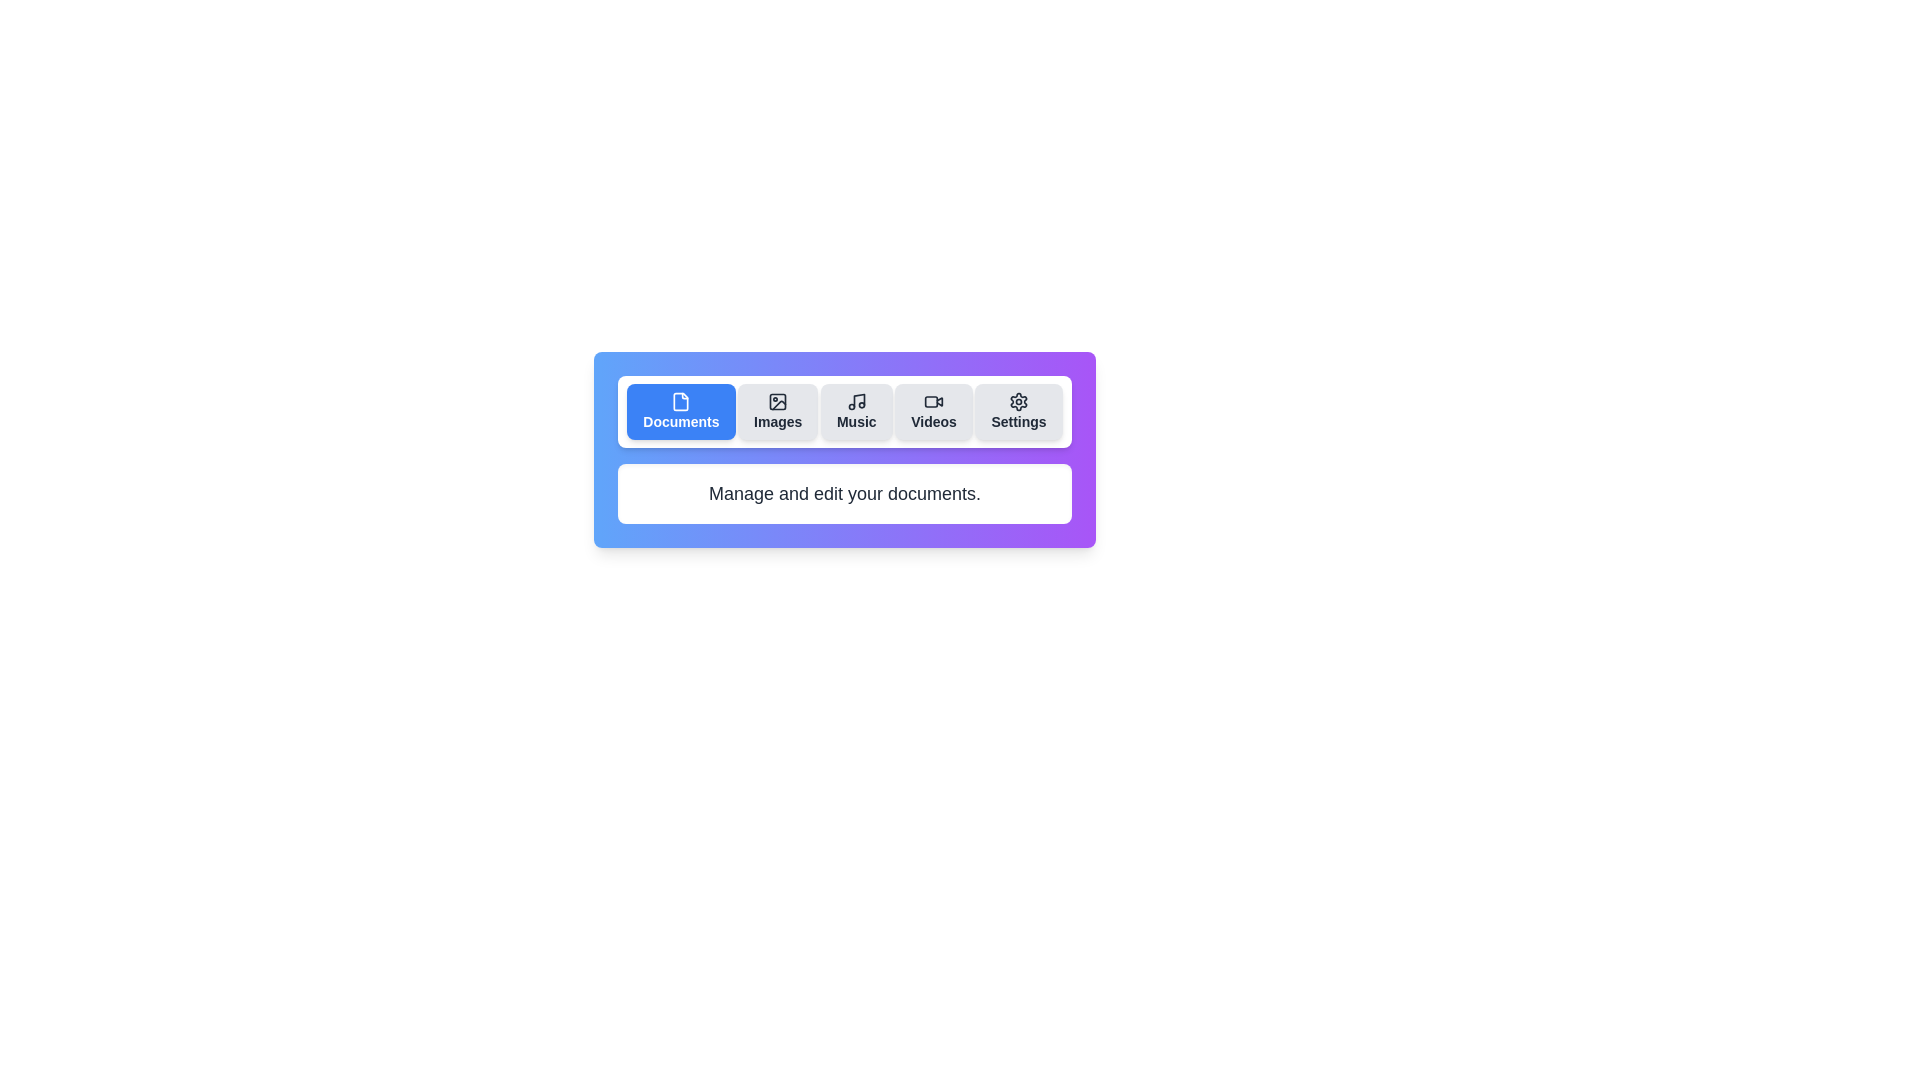 Image resolution: width=1920 pixels, height=1080 pixels. Describe the element at coordinates (1018, 411) in the screenshot. I see `the tab labeled Settings to view its content` at that location.